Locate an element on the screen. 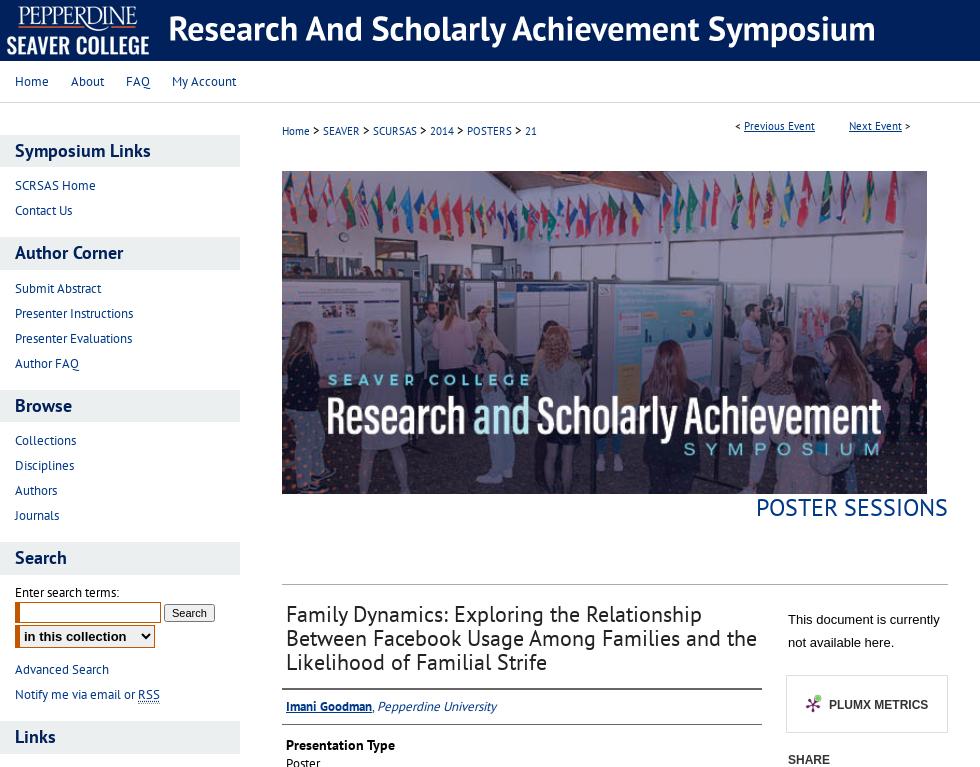  'Next Event' is located at coordinates (875, 126).